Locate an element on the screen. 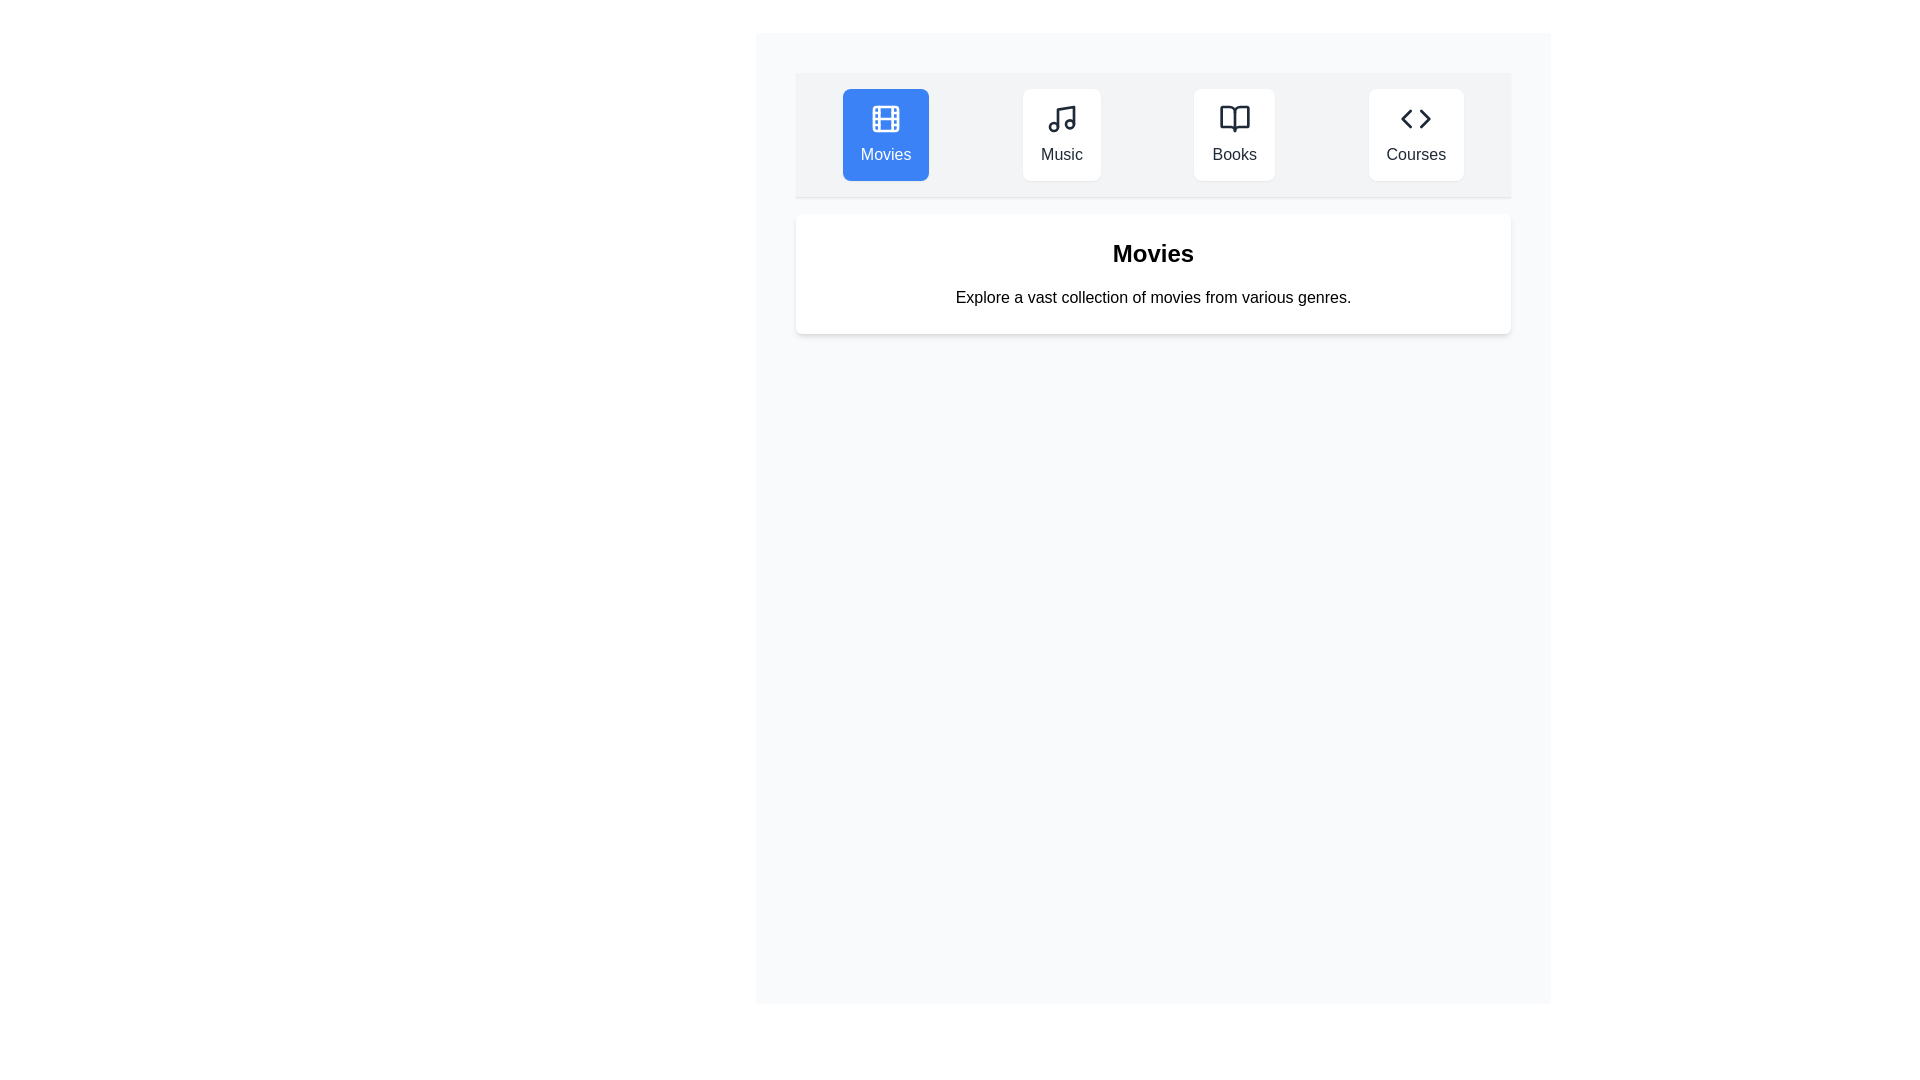  the Books tab to activate it is located at coordinates (1233, 135).